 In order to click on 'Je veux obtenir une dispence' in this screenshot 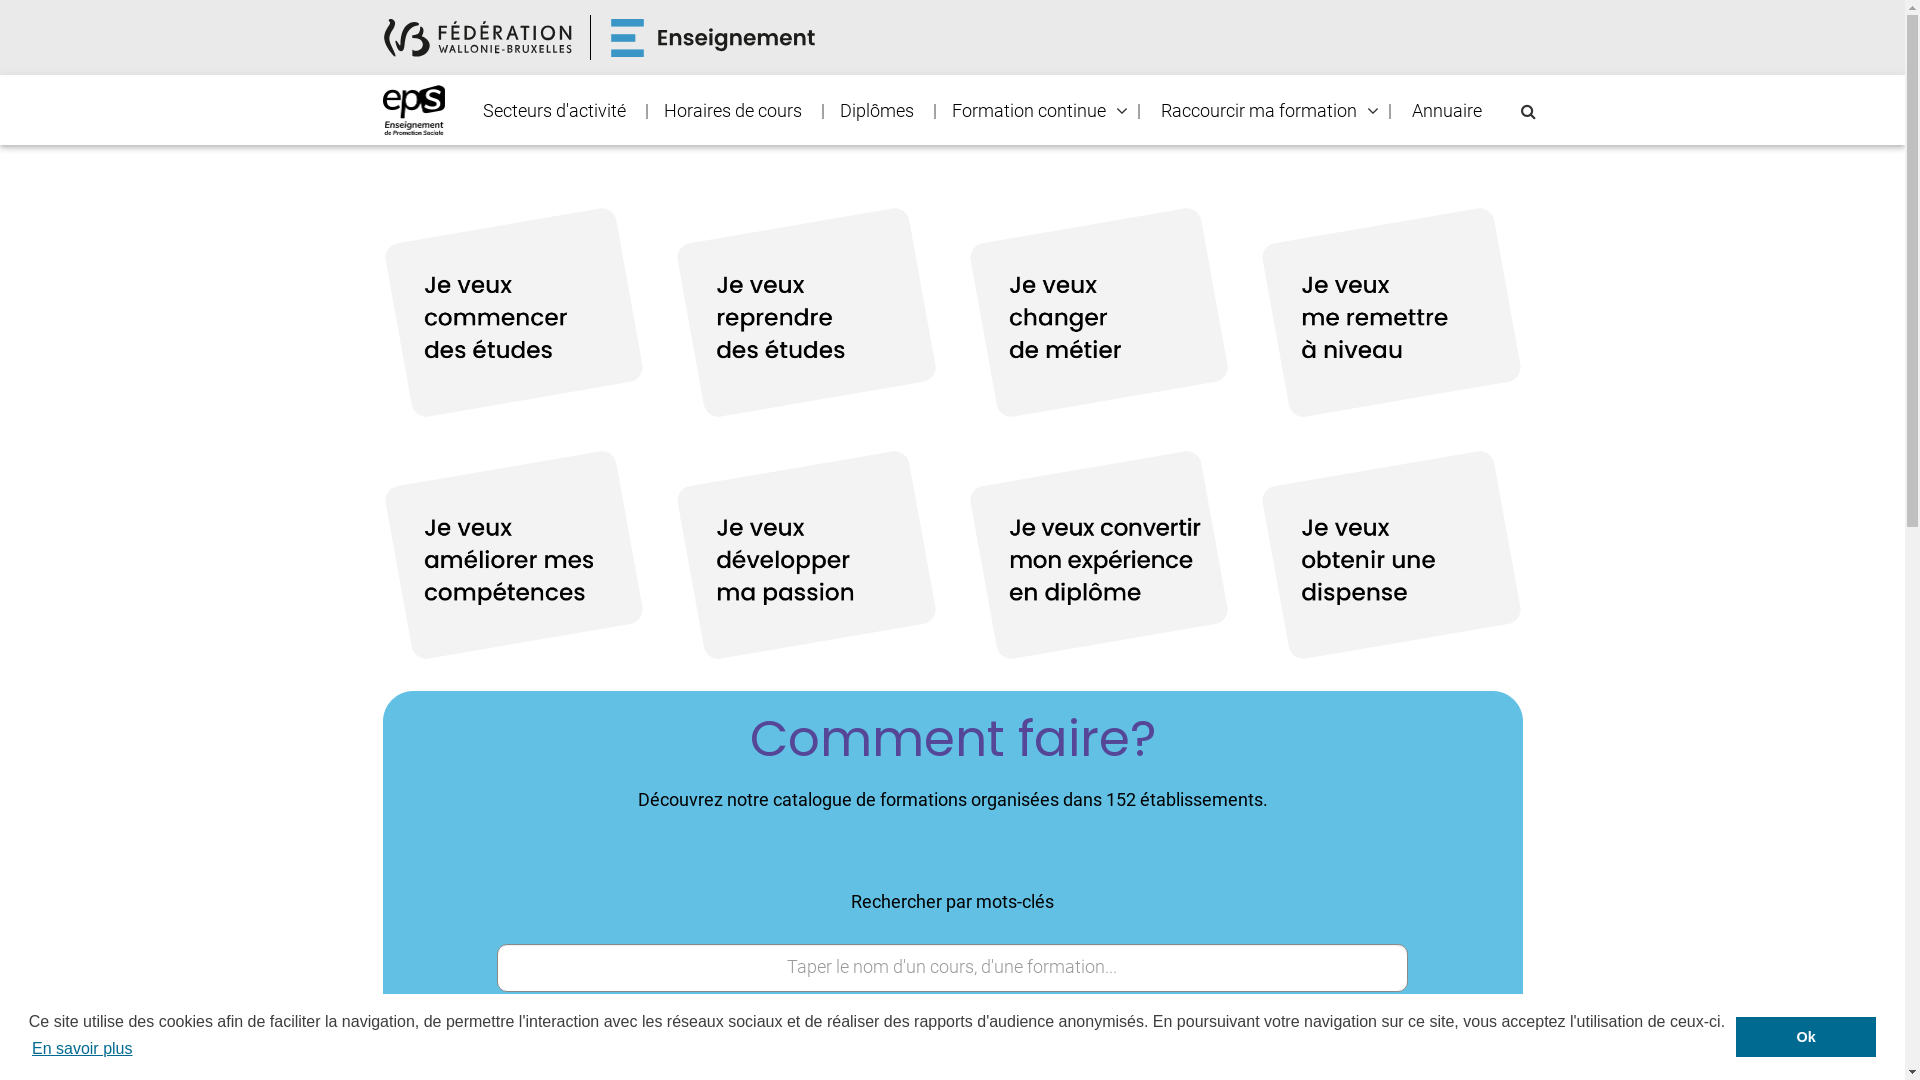, I will do `click(1390, 555)`.